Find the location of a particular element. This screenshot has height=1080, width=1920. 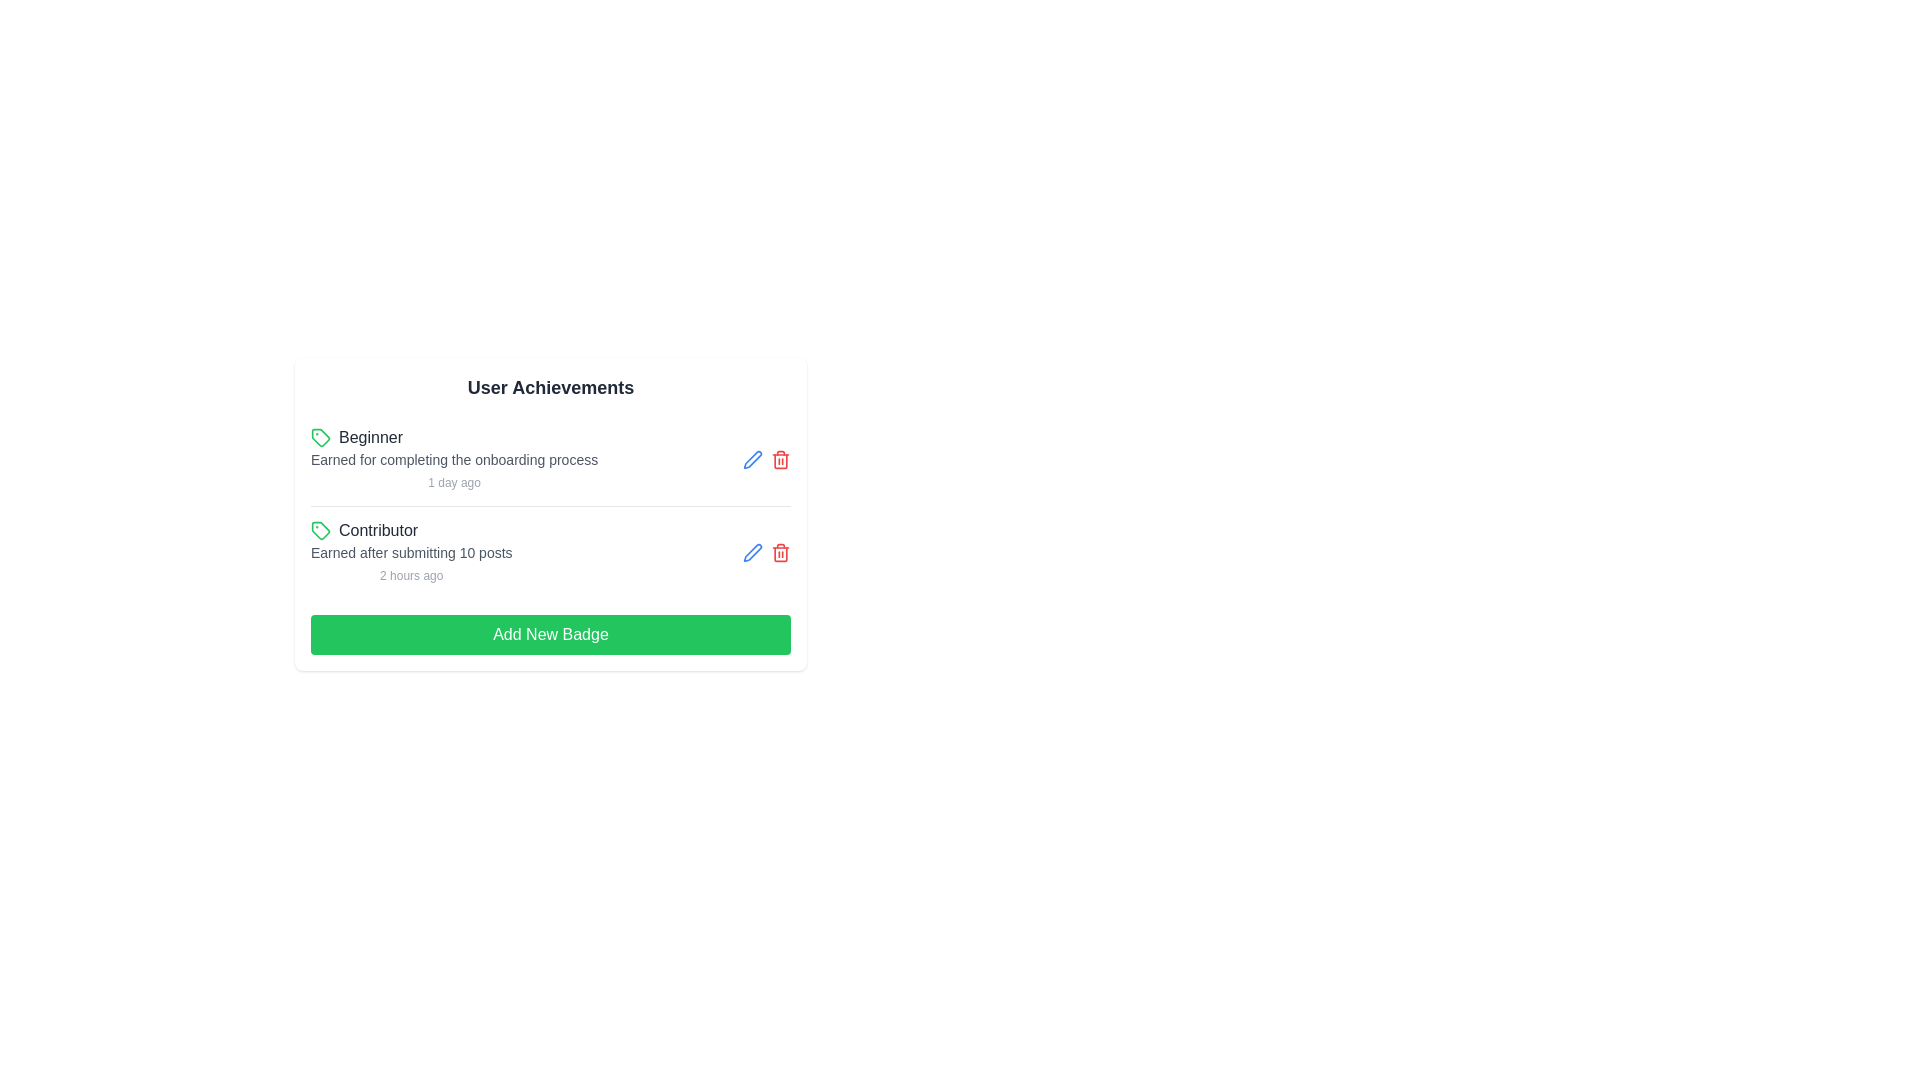

the 'Beginner' text label, which is styled in gray with medium font weight and located in the 'User Achievements' section, adjacent to a green tag icon is located at coordinates (370, 437).